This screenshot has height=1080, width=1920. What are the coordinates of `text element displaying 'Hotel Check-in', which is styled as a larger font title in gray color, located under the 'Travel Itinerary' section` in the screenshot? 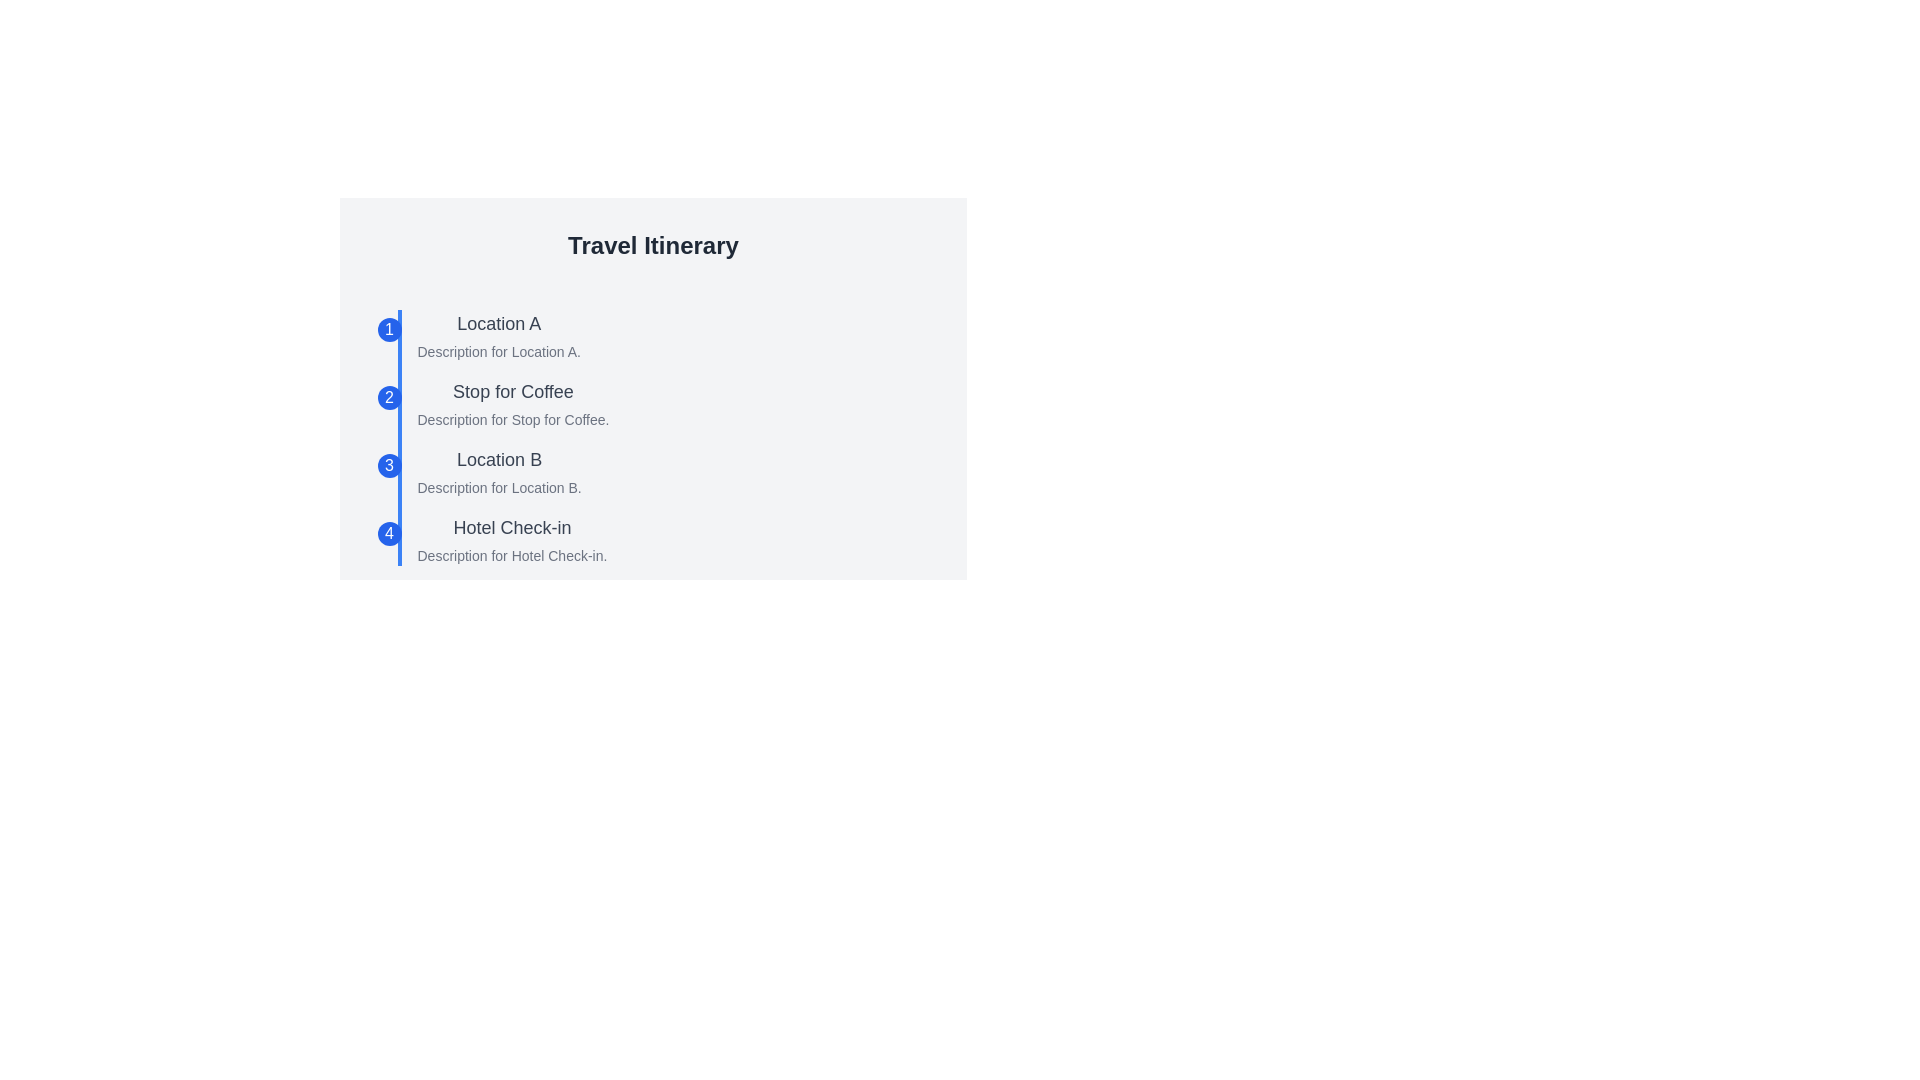 It's located at (512, 527).